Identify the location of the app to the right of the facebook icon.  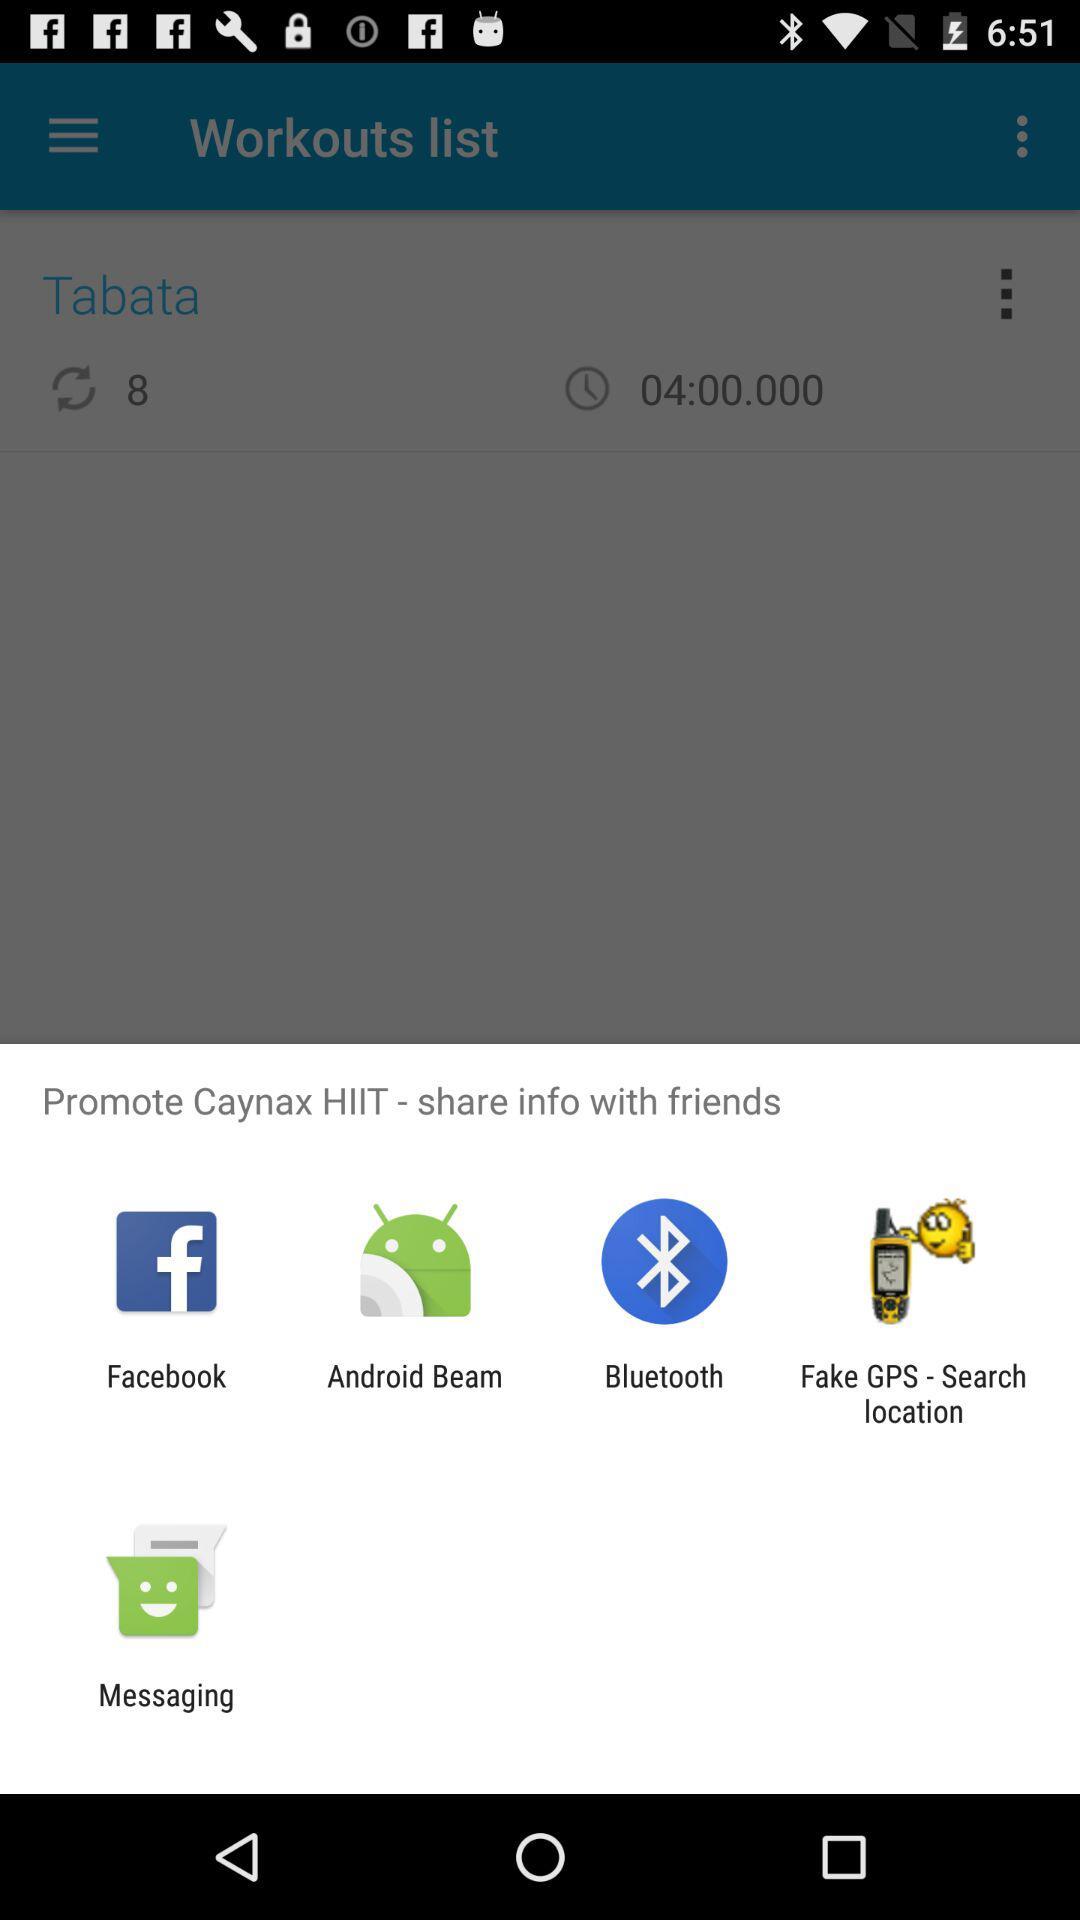
(414, 1392).